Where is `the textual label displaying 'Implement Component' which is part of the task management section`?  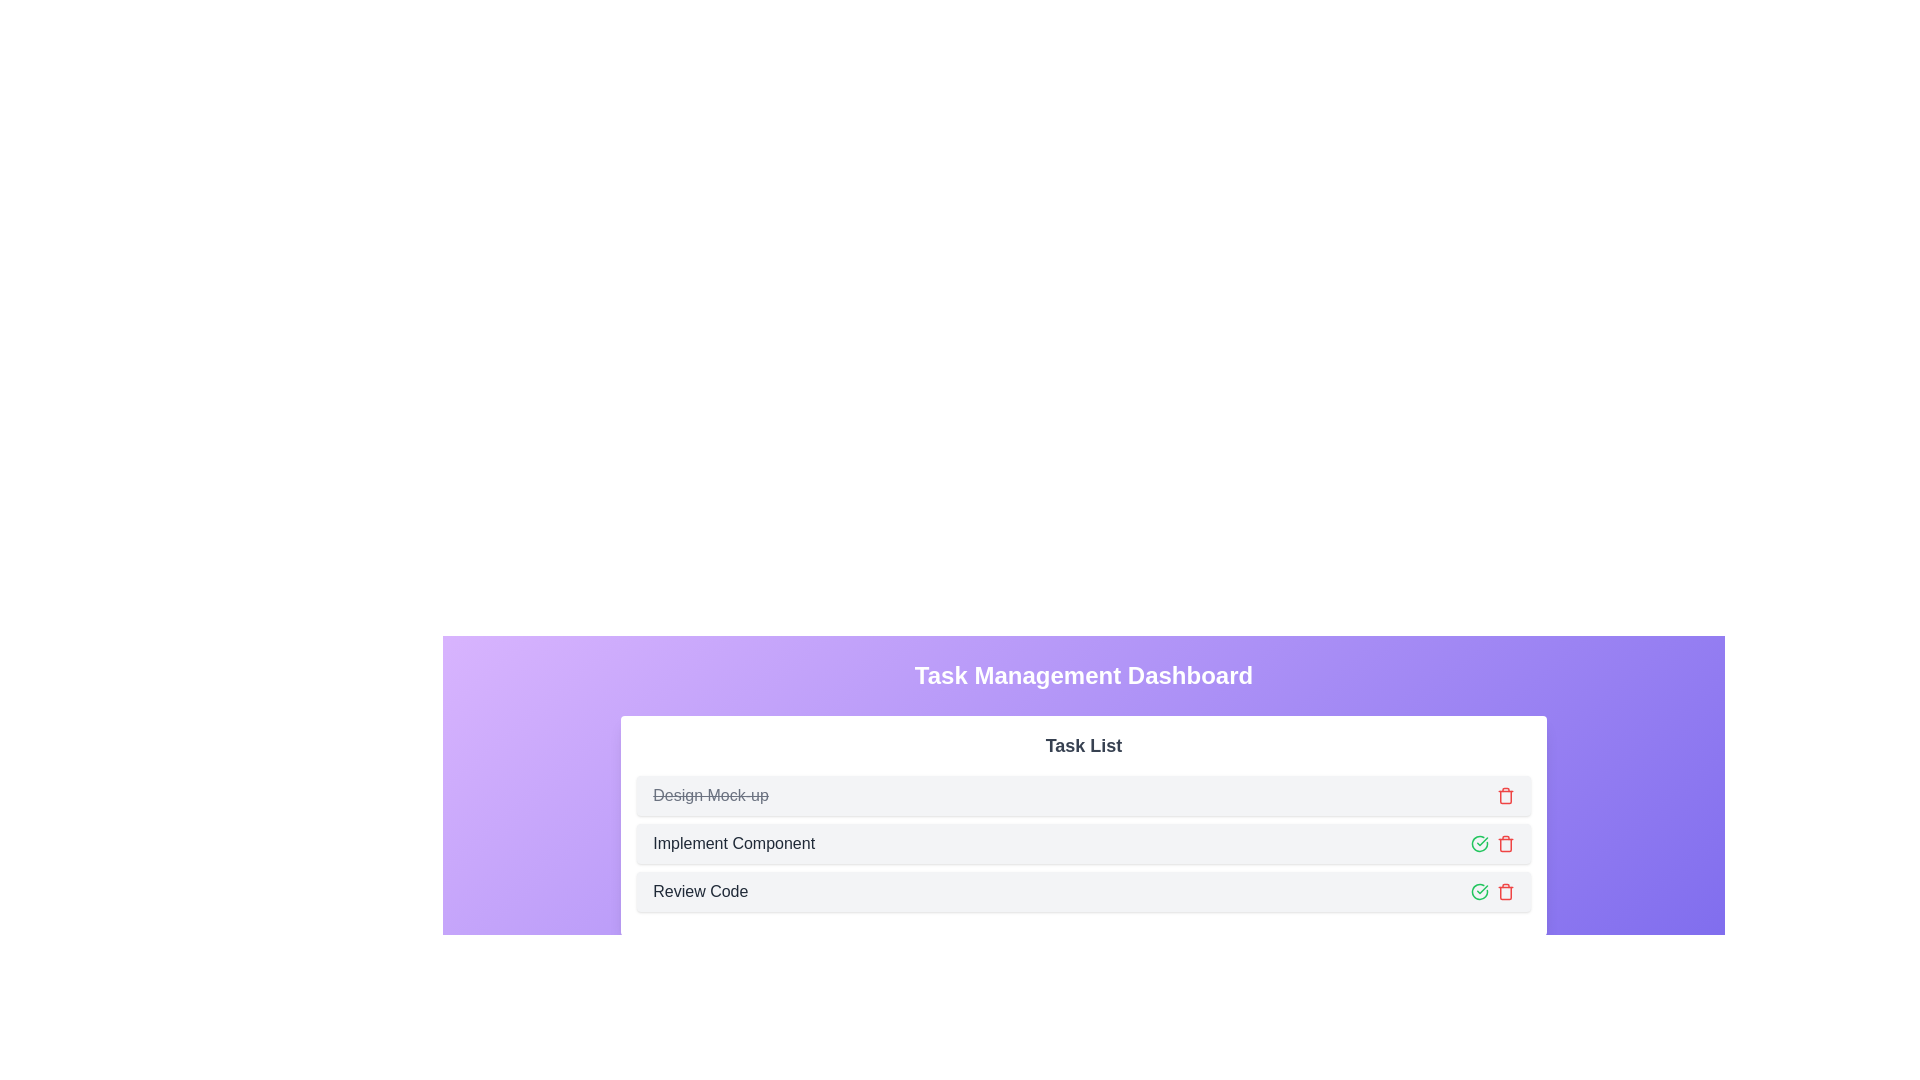
the textual label displaying 'Implement Component' which is part of the task management section is located at coordinates (733, 844).